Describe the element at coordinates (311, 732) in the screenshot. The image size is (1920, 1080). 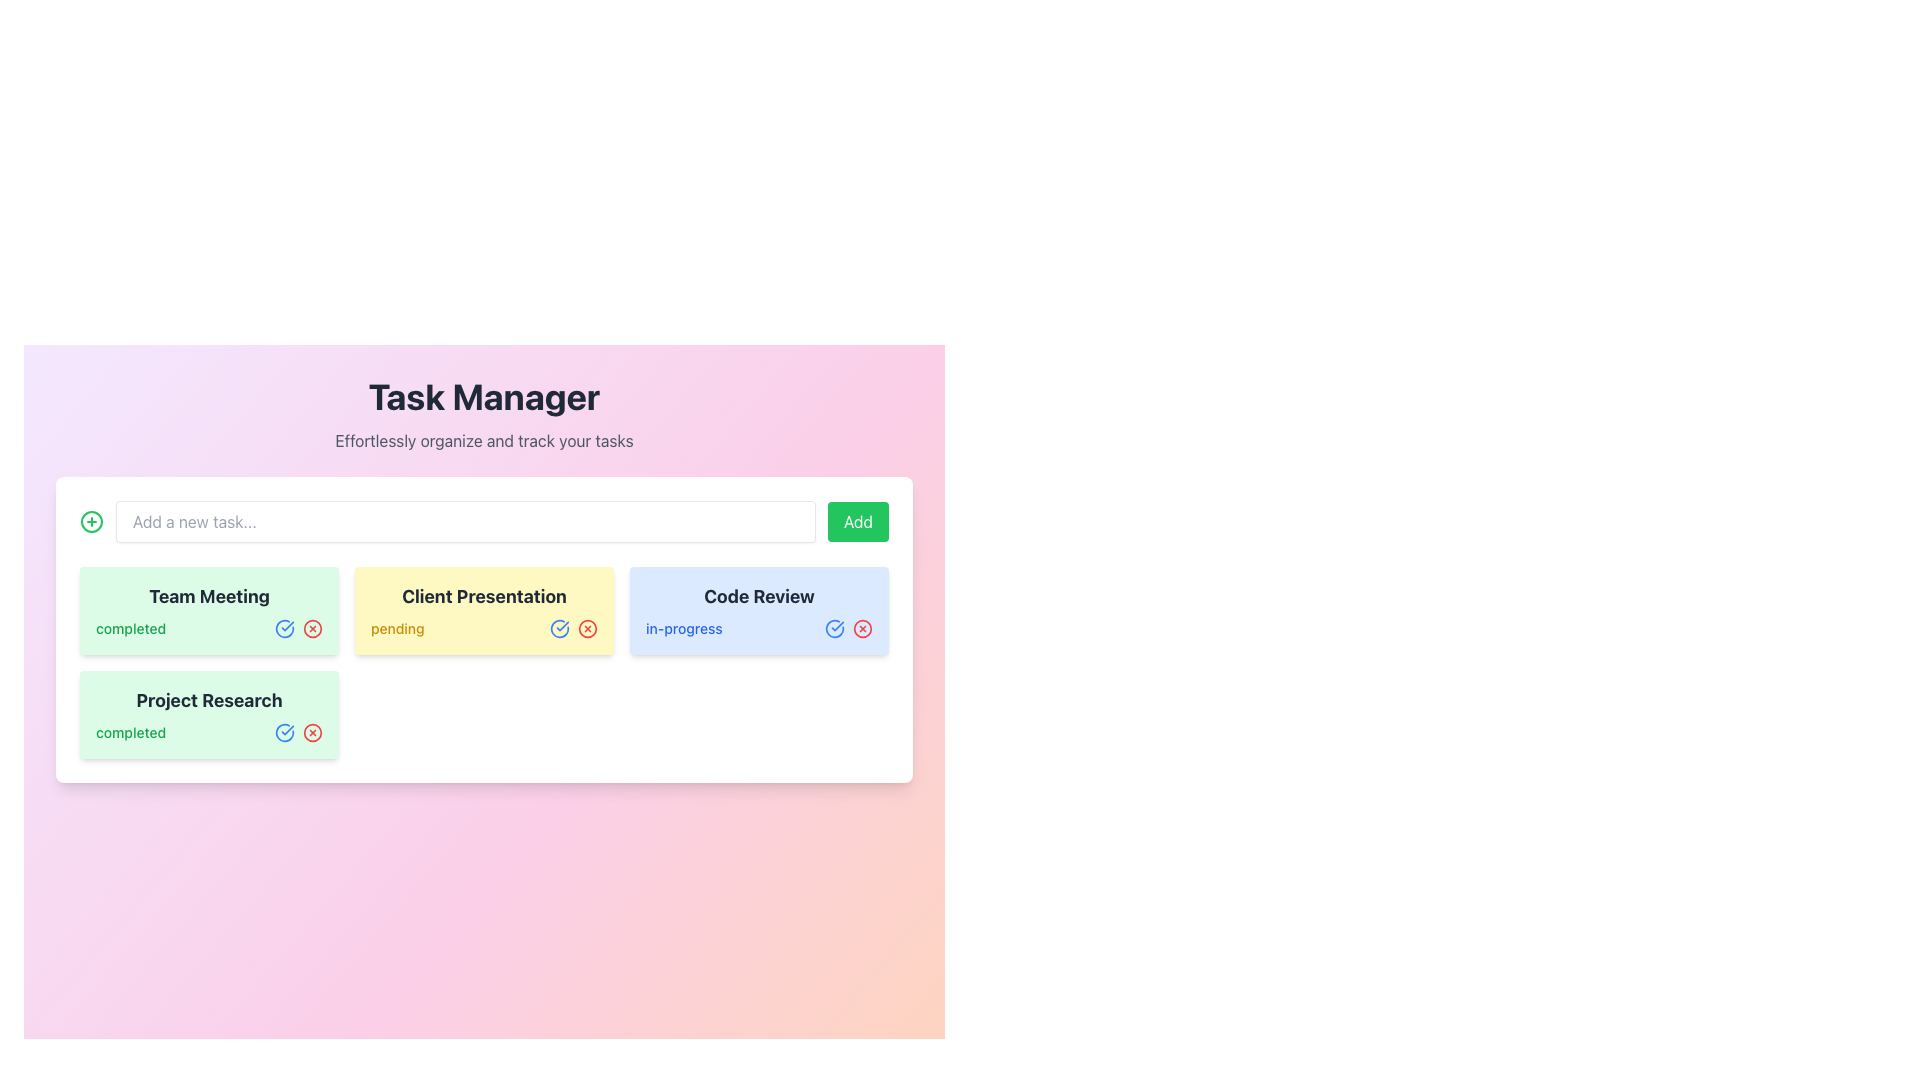
I see `the delete button located at the bottom-right corner of the 'Project Research' task card` at that location.